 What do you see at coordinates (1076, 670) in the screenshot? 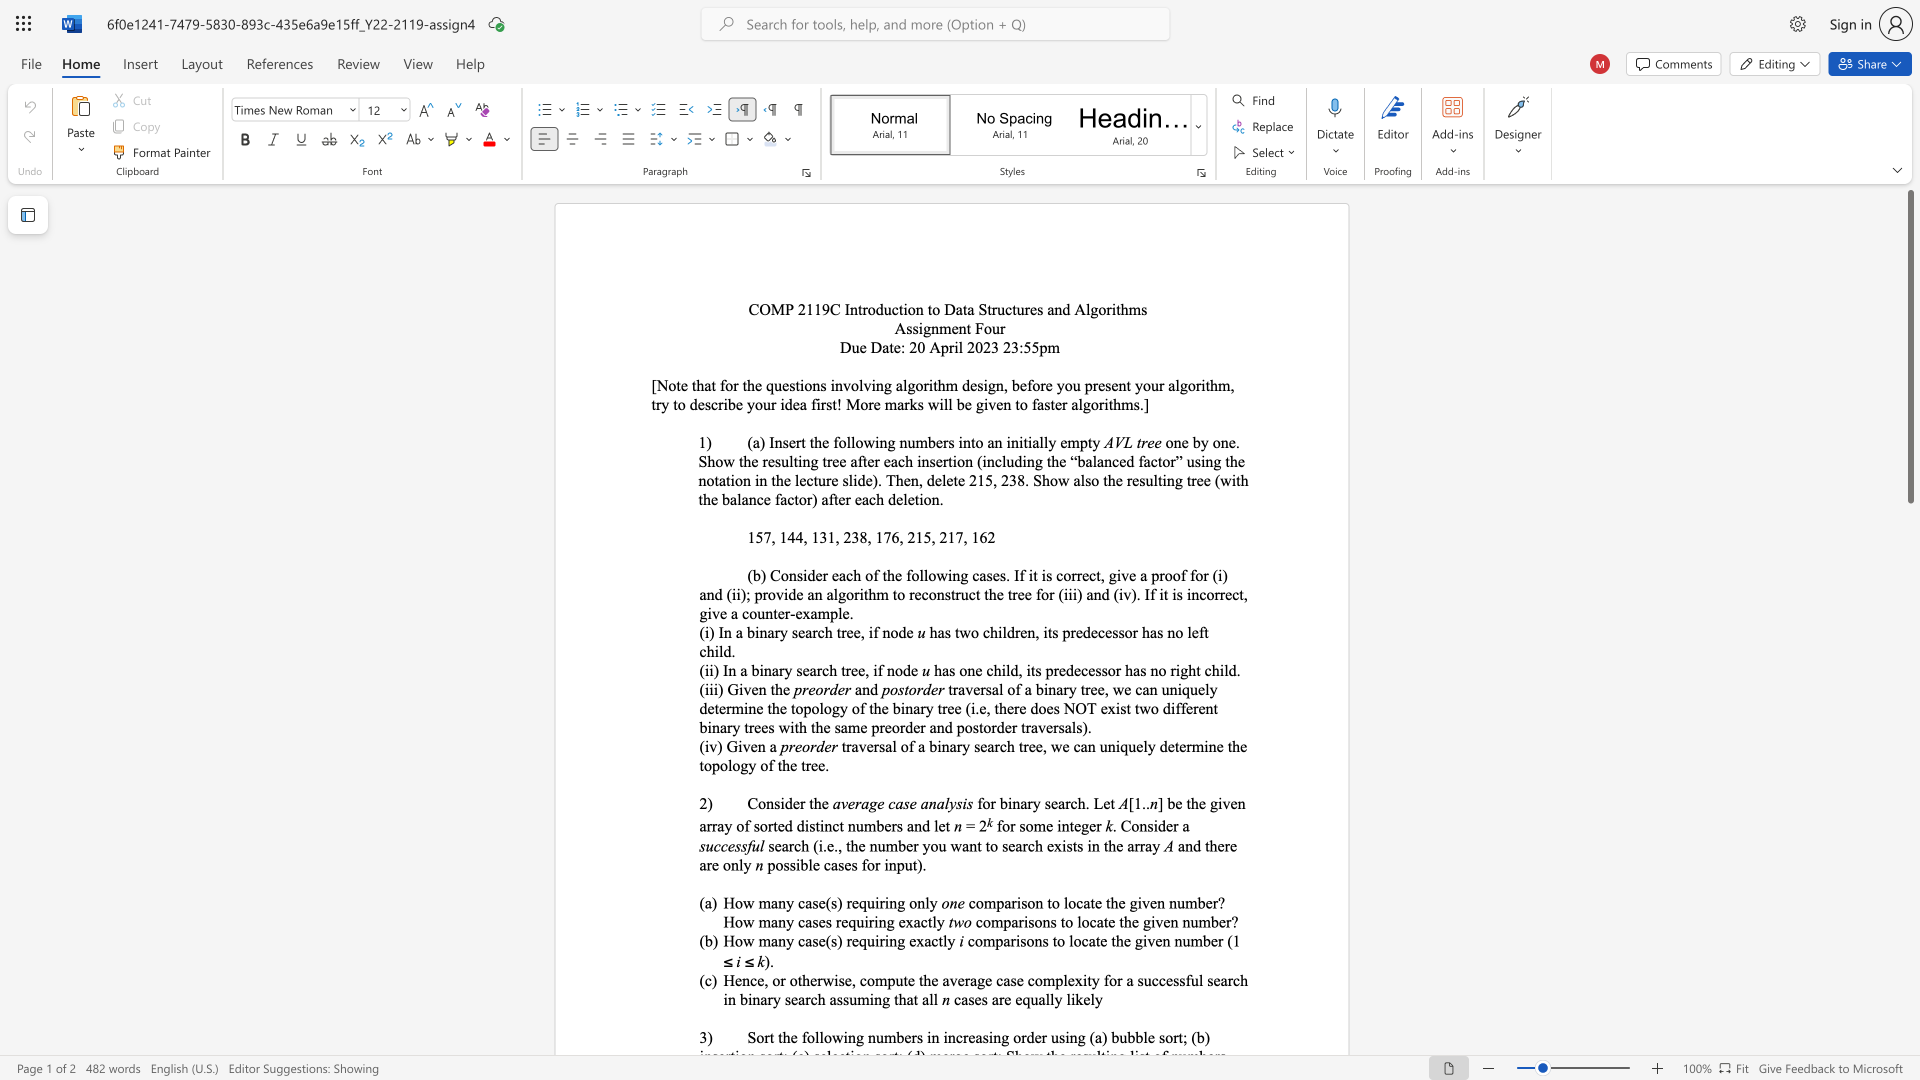
I see `the 3th character "e" in the text` at bounding box center [1076, 670].